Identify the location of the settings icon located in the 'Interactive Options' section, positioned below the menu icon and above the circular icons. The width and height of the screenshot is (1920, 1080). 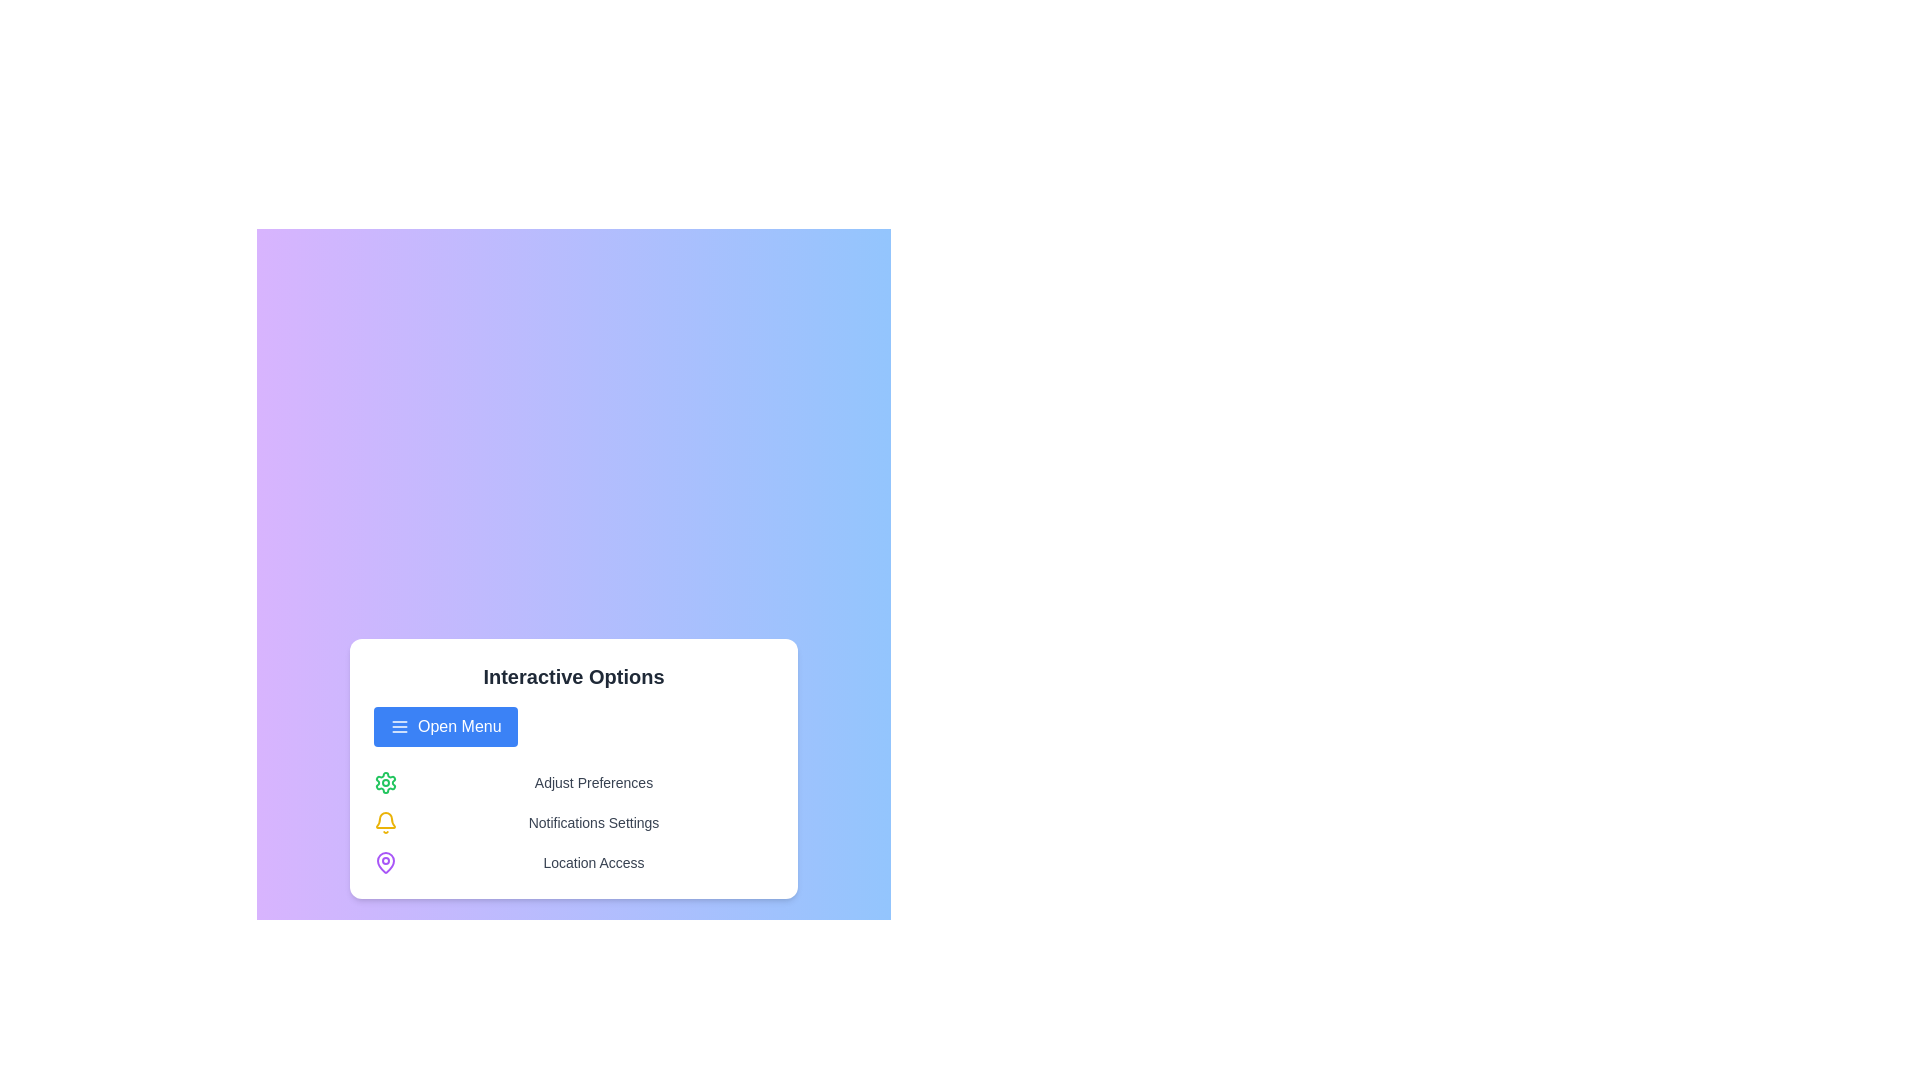
(385, 782).